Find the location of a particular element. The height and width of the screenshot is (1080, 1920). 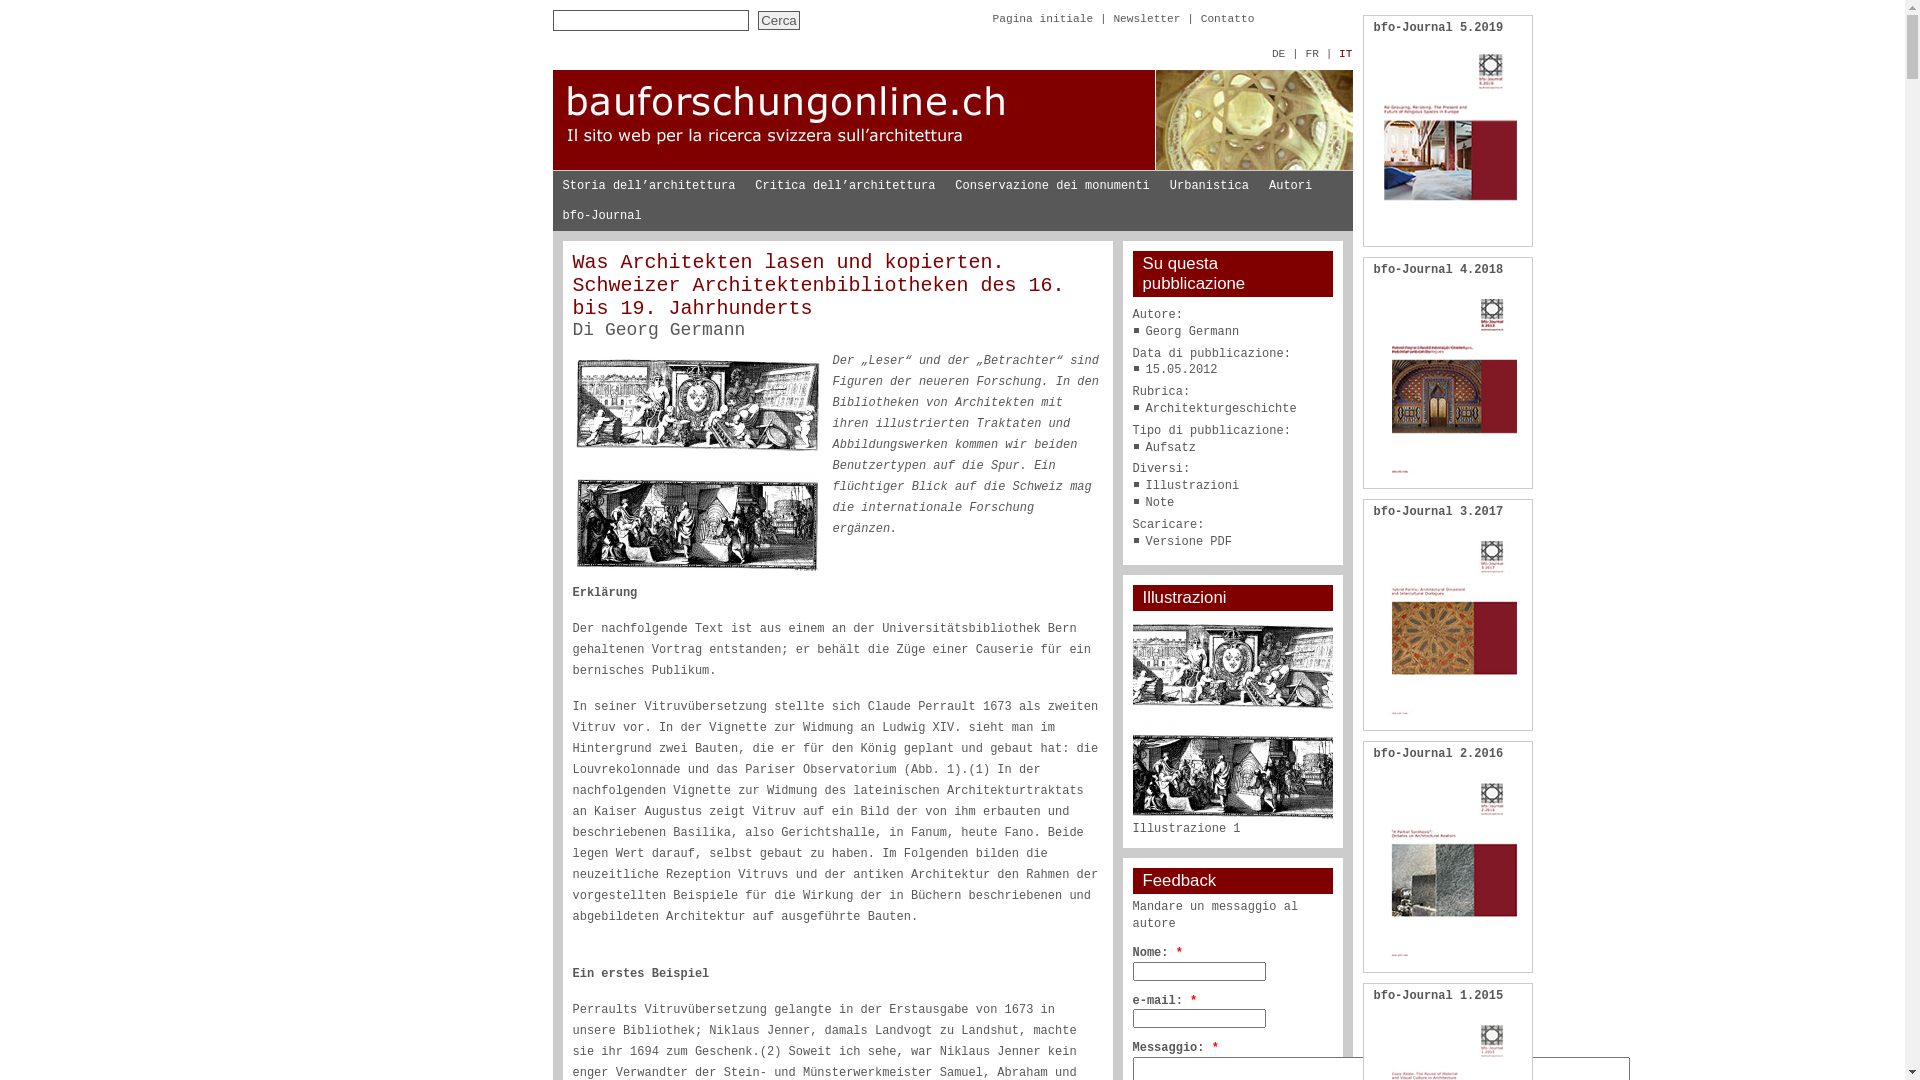

'Versione PDF' is located at coordinates (1189, 542).